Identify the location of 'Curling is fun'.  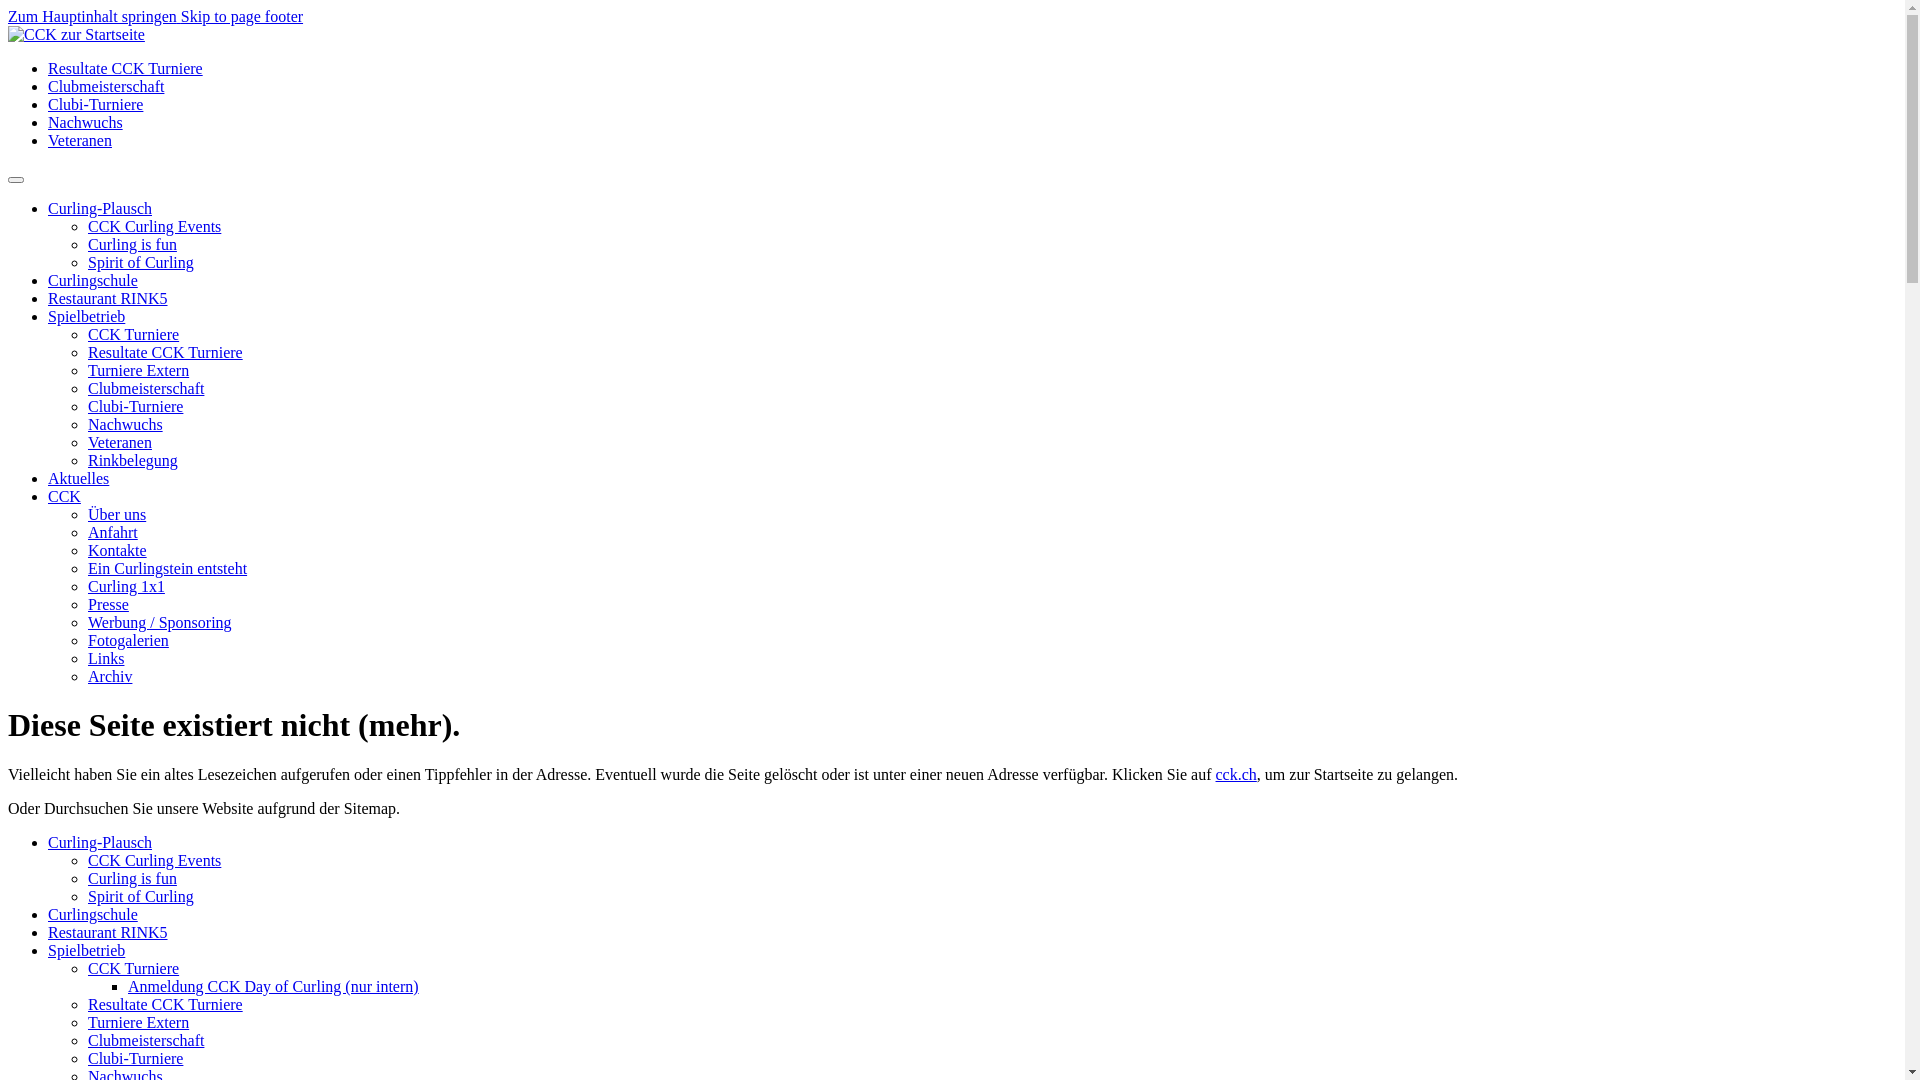
(131, 877).